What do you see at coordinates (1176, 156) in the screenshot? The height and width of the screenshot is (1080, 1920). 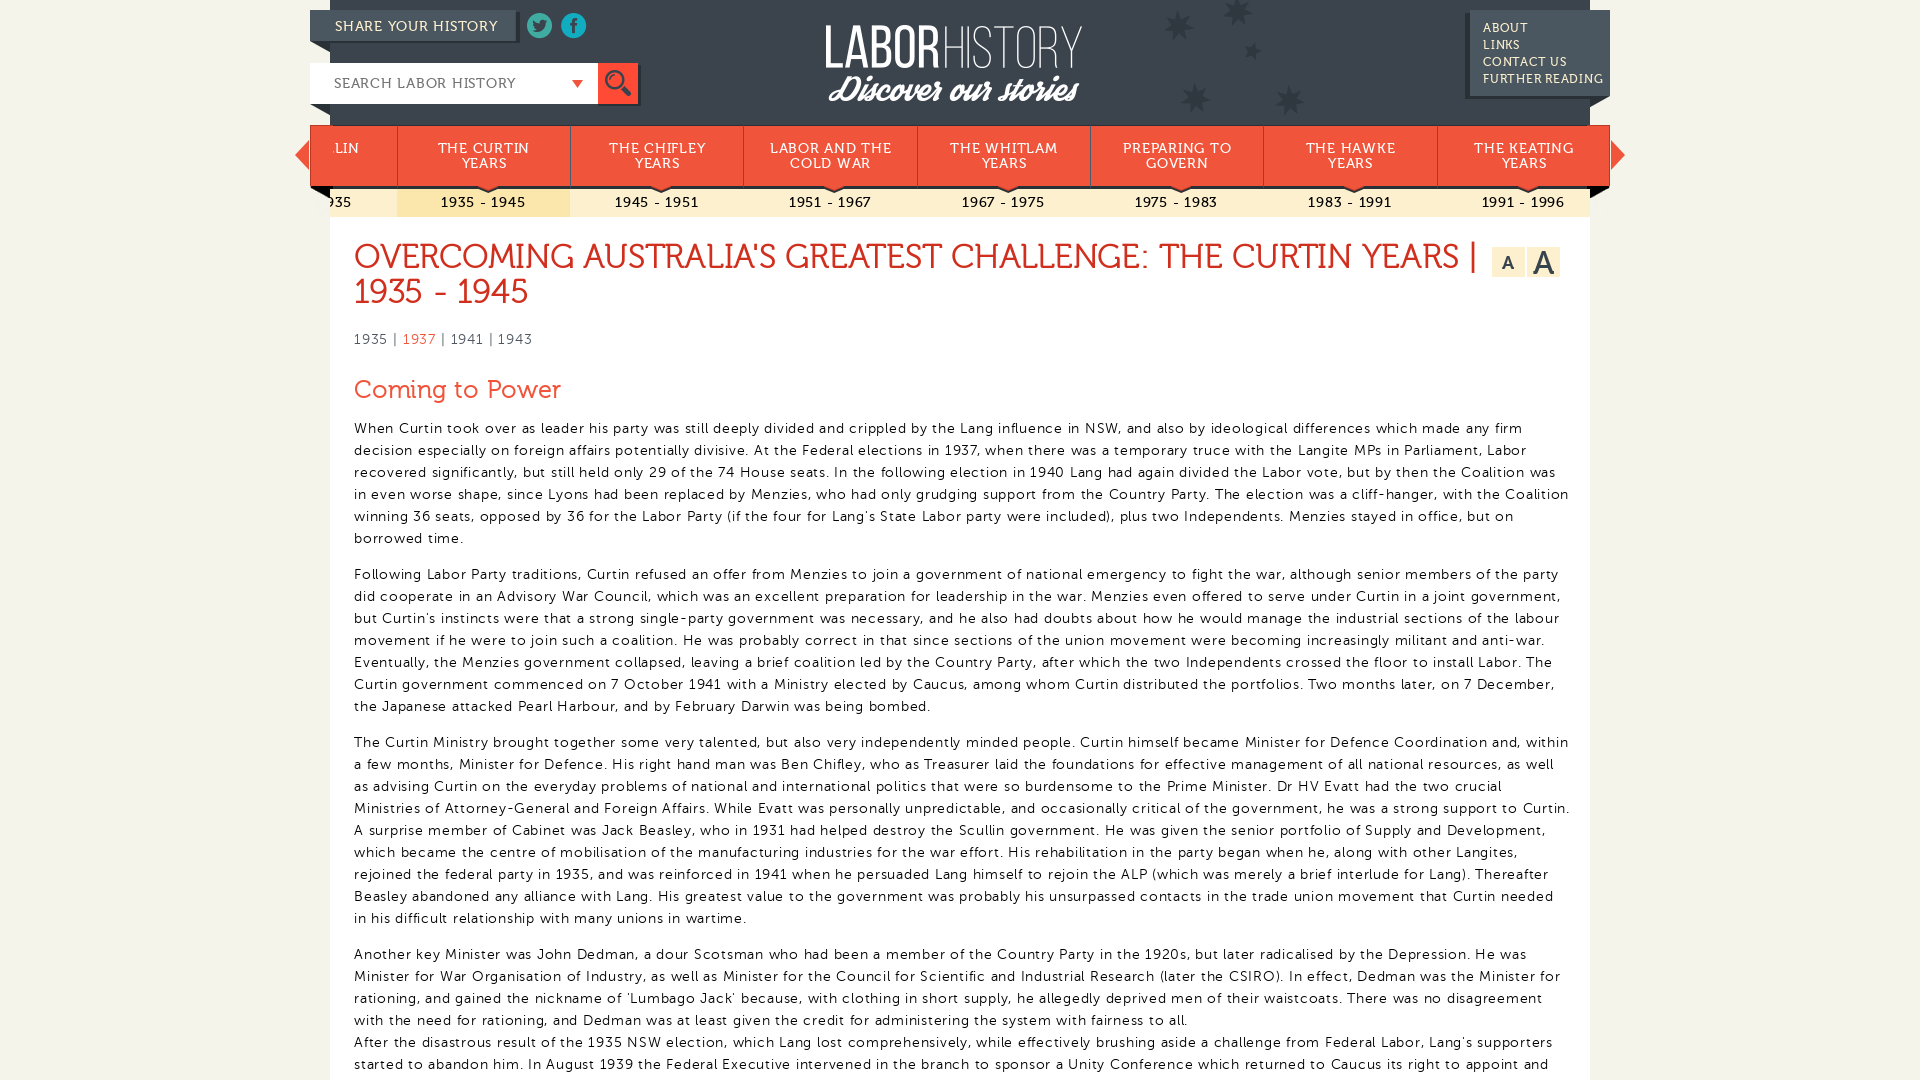 I see `'PREPARING TO GOVERN'` at bounding box center [1176, 156].